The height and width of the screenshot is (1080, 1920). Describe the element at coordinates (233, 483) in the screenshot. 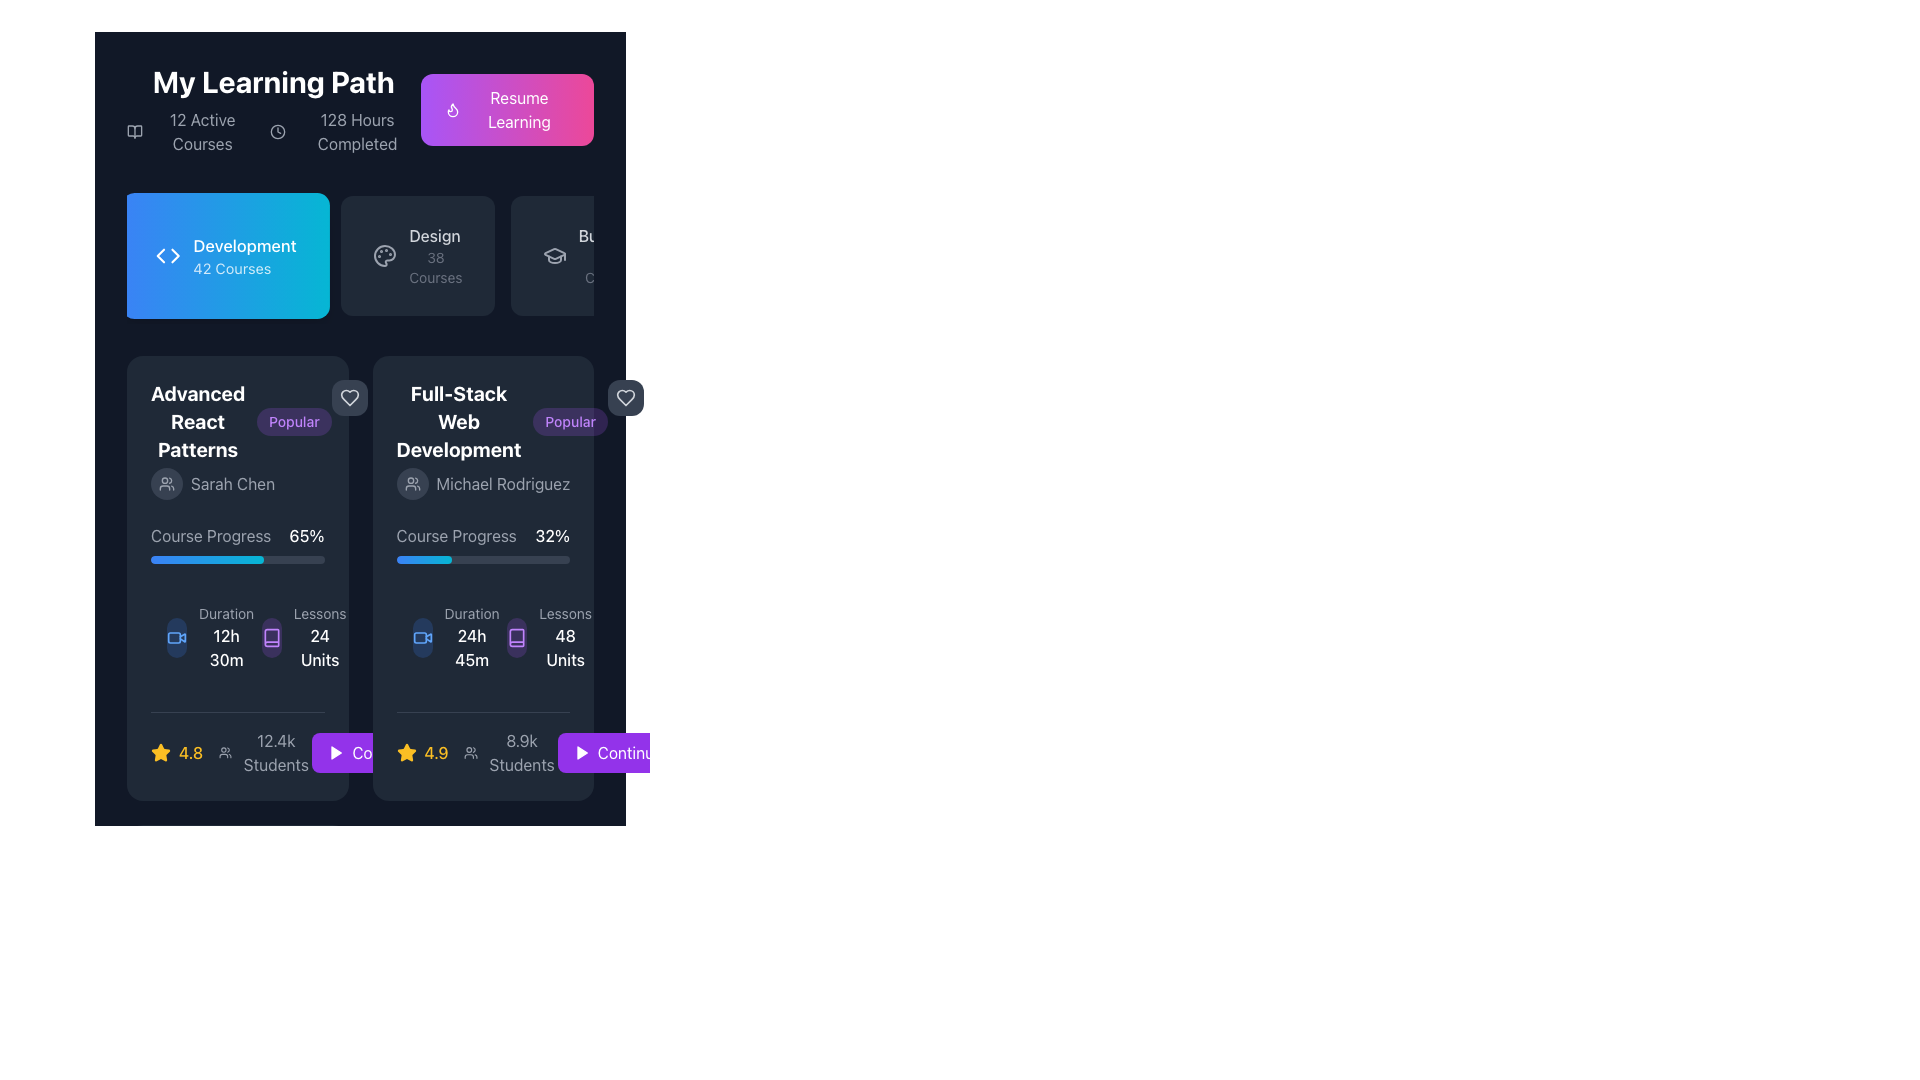

I see `text label displaying the name of the instructor in the 'Advanced React Patterns' section, located directly beneath the instructor's circular icon and above the course progress bar` at that location.